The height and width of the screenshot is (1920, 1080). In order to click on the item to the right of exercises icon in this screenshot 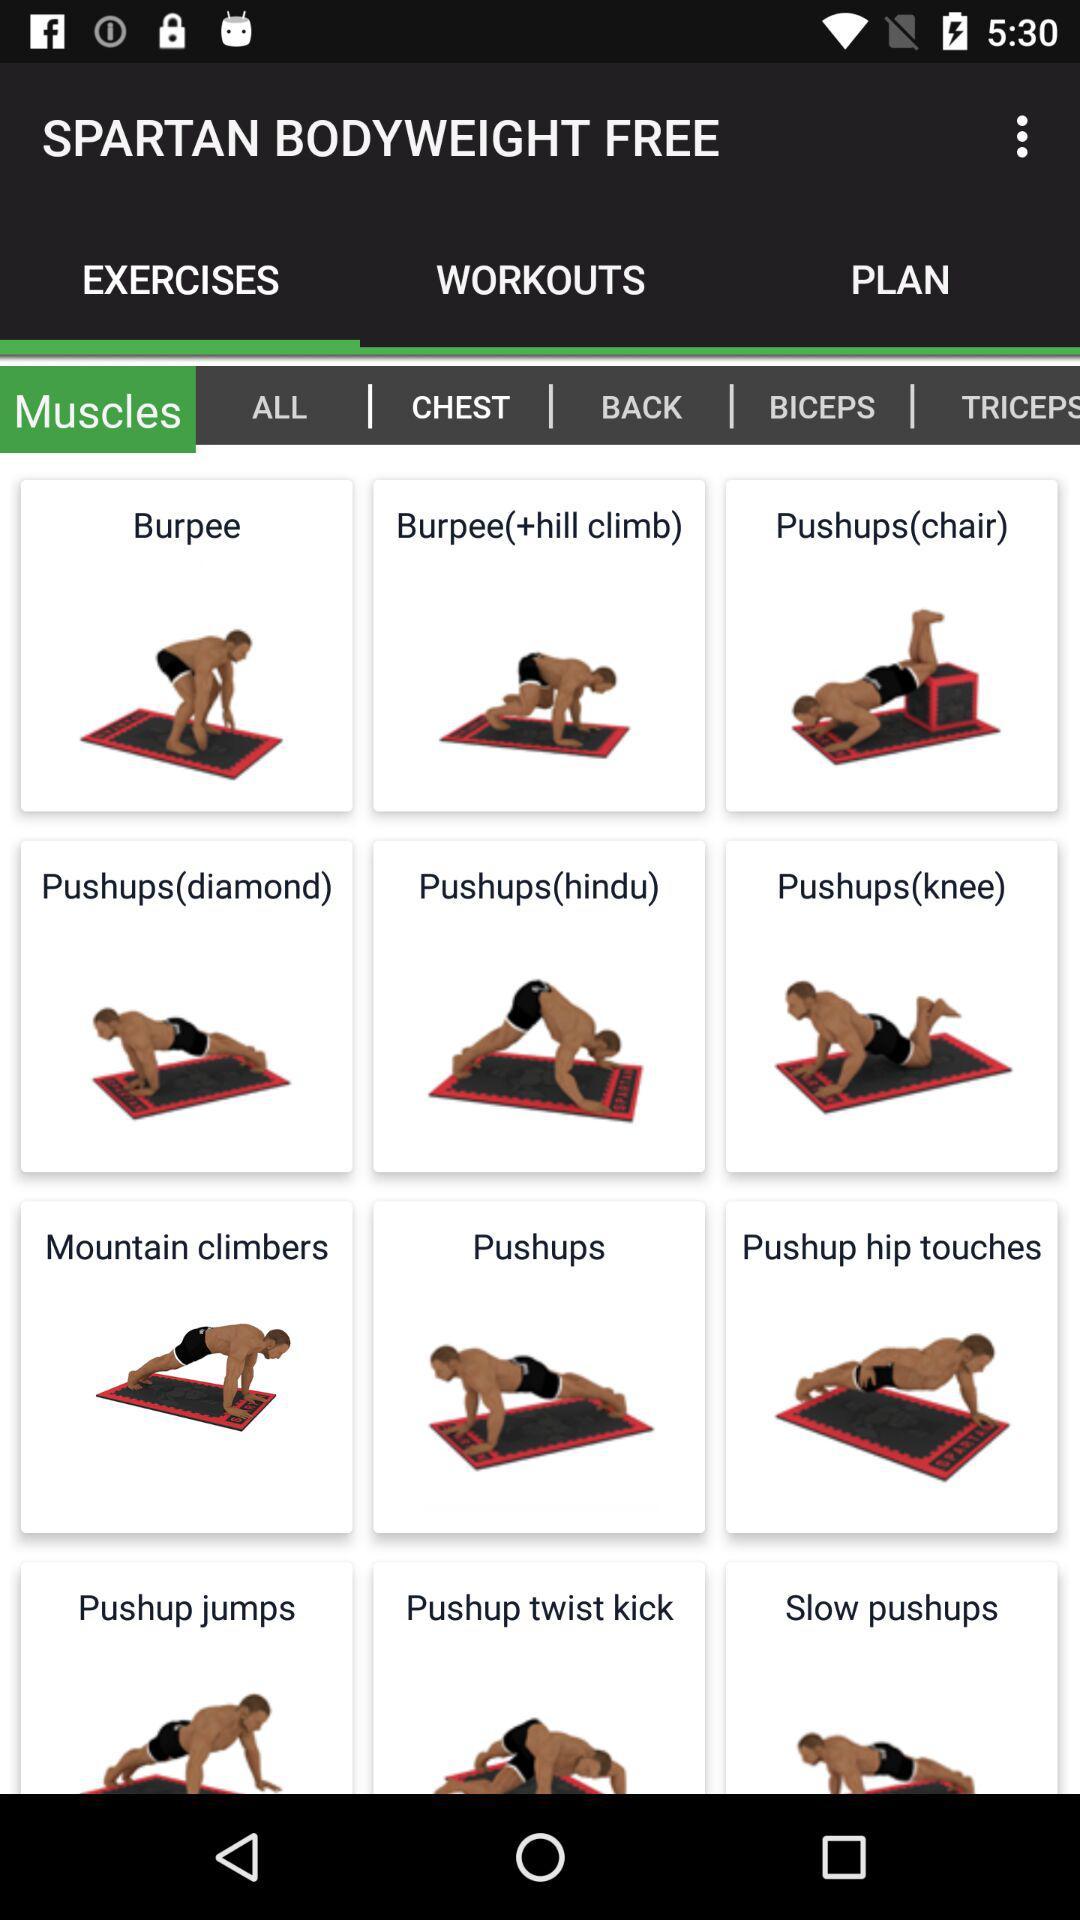, I will do `click(540, 277)`.